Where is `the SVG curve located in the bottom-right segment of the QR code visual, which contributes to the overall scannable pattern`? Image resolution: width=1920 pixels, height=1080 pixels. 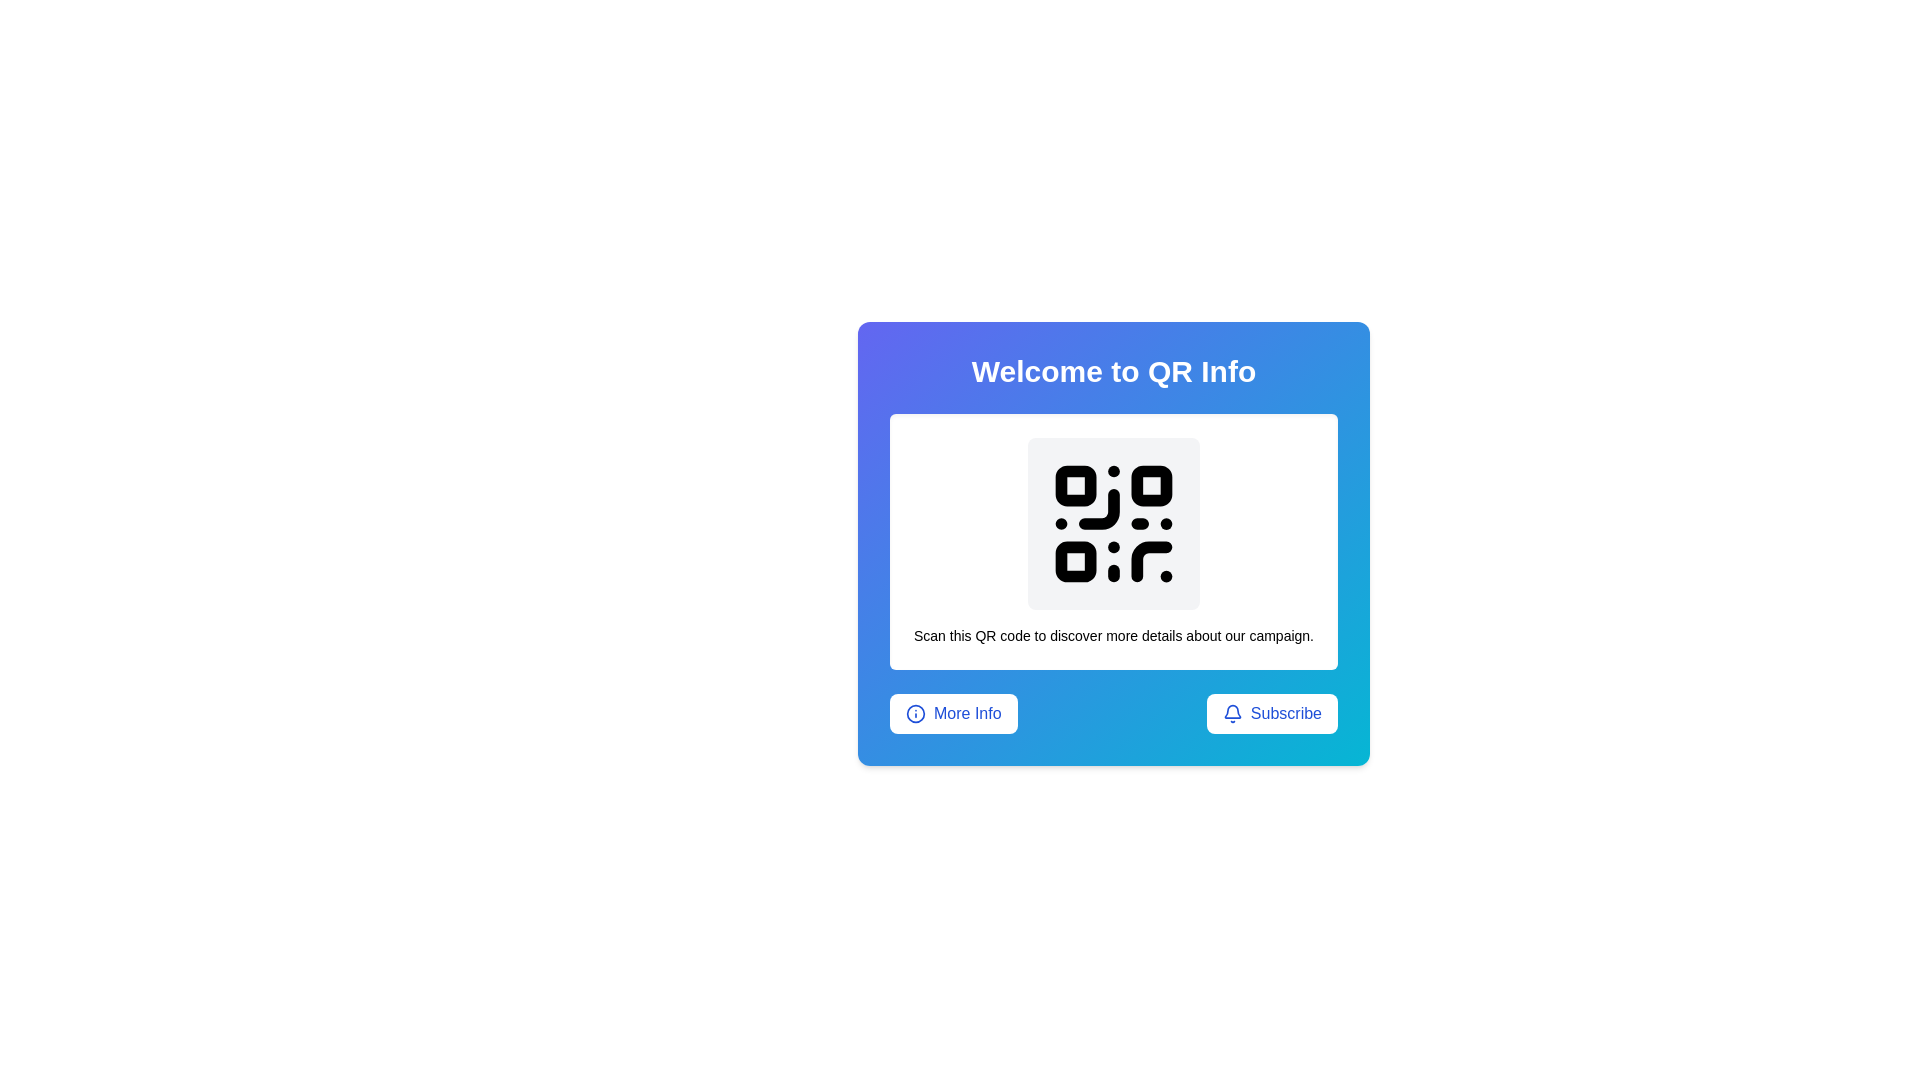 the SVG curve located in the bottom-right segment of the QR code visual, which contributes to the overall scannable pattern is located at coordinates (1152, 561).